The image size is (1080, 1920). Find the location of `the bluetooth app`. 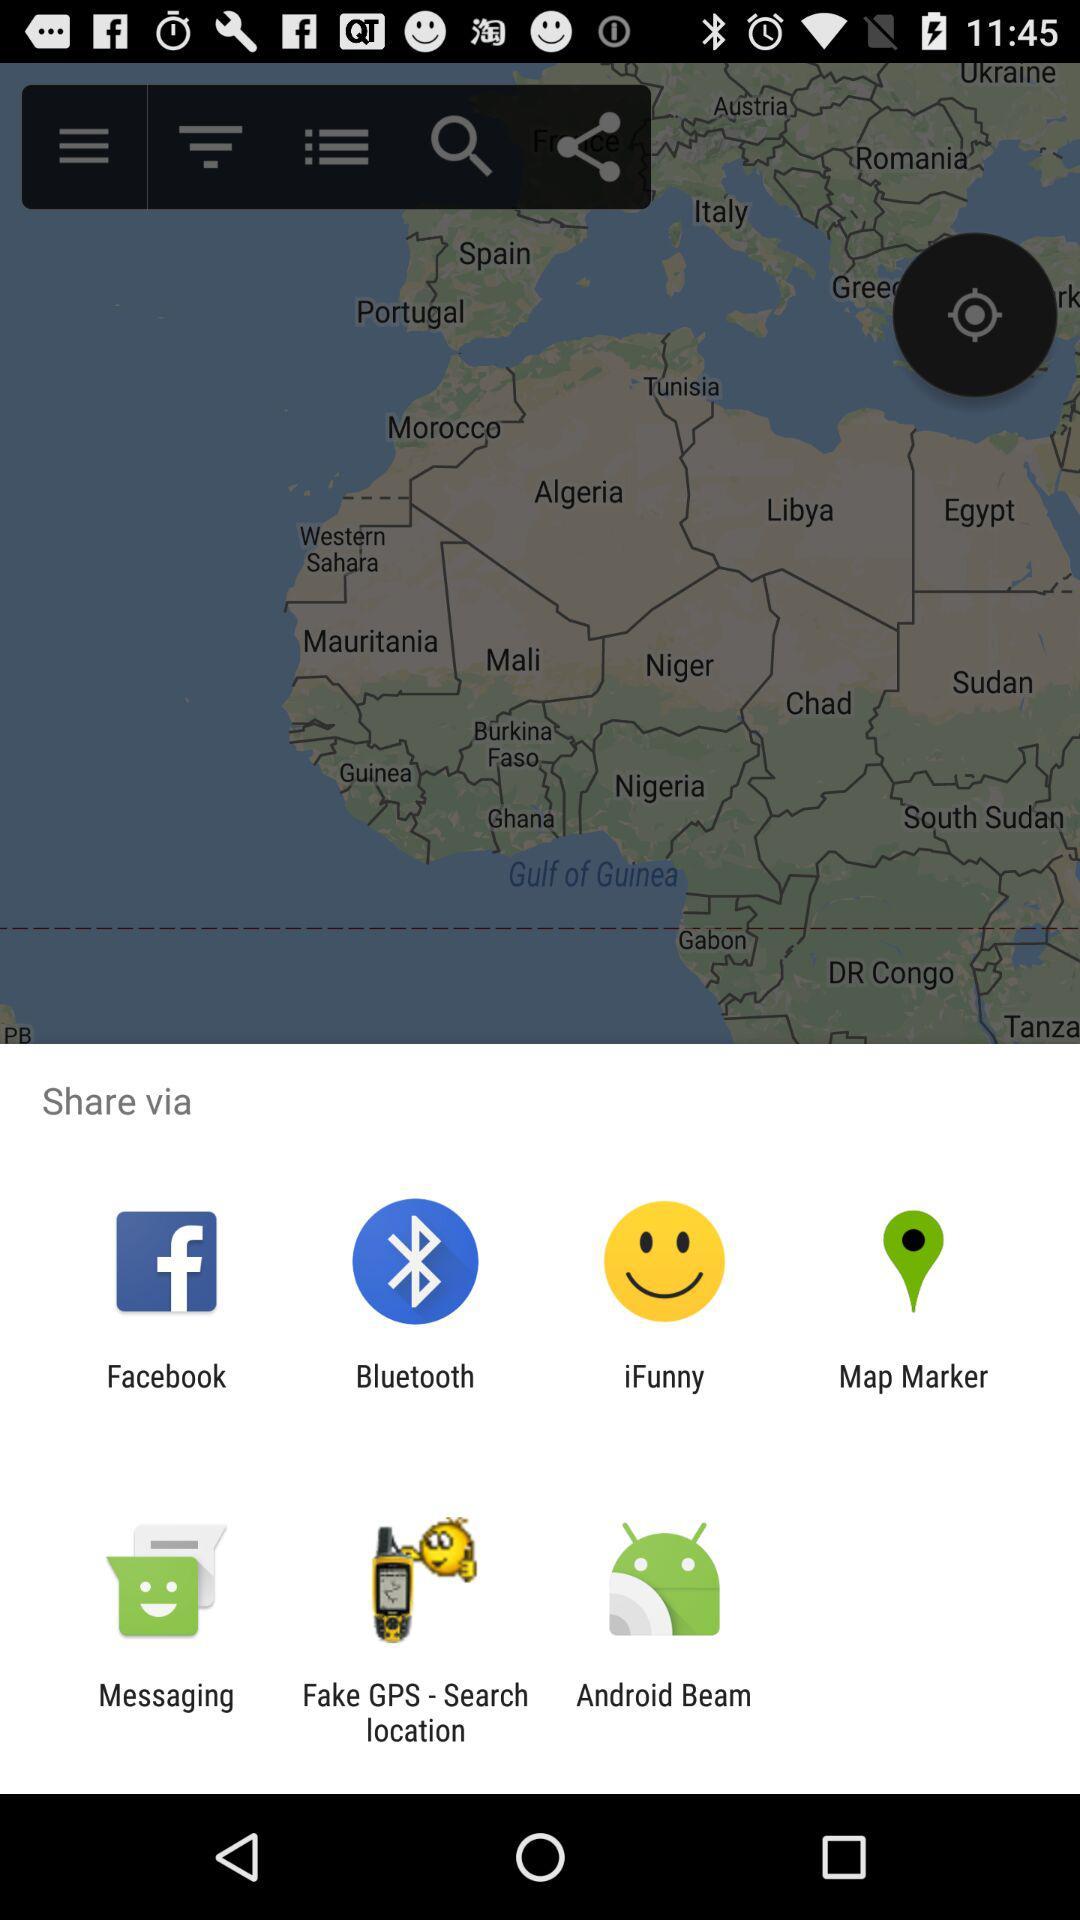

the bluetooth app is located at coordinates (414, 1392).